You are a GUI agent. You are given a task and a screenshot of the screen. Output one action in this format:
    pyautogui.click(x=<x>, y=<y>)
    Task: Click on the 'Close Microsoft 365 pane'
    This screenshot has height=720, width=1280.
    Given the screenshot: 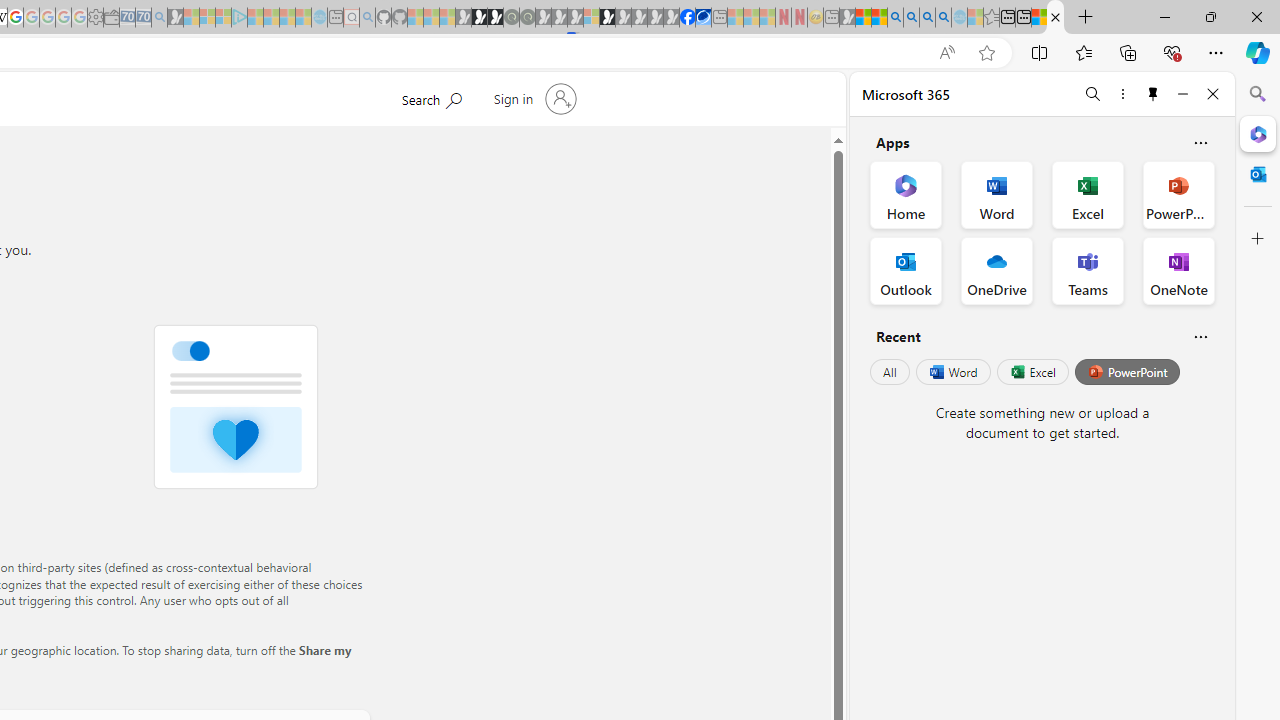 What is the action you would take?
    pyautogui.click(x=1257, y=133)
    